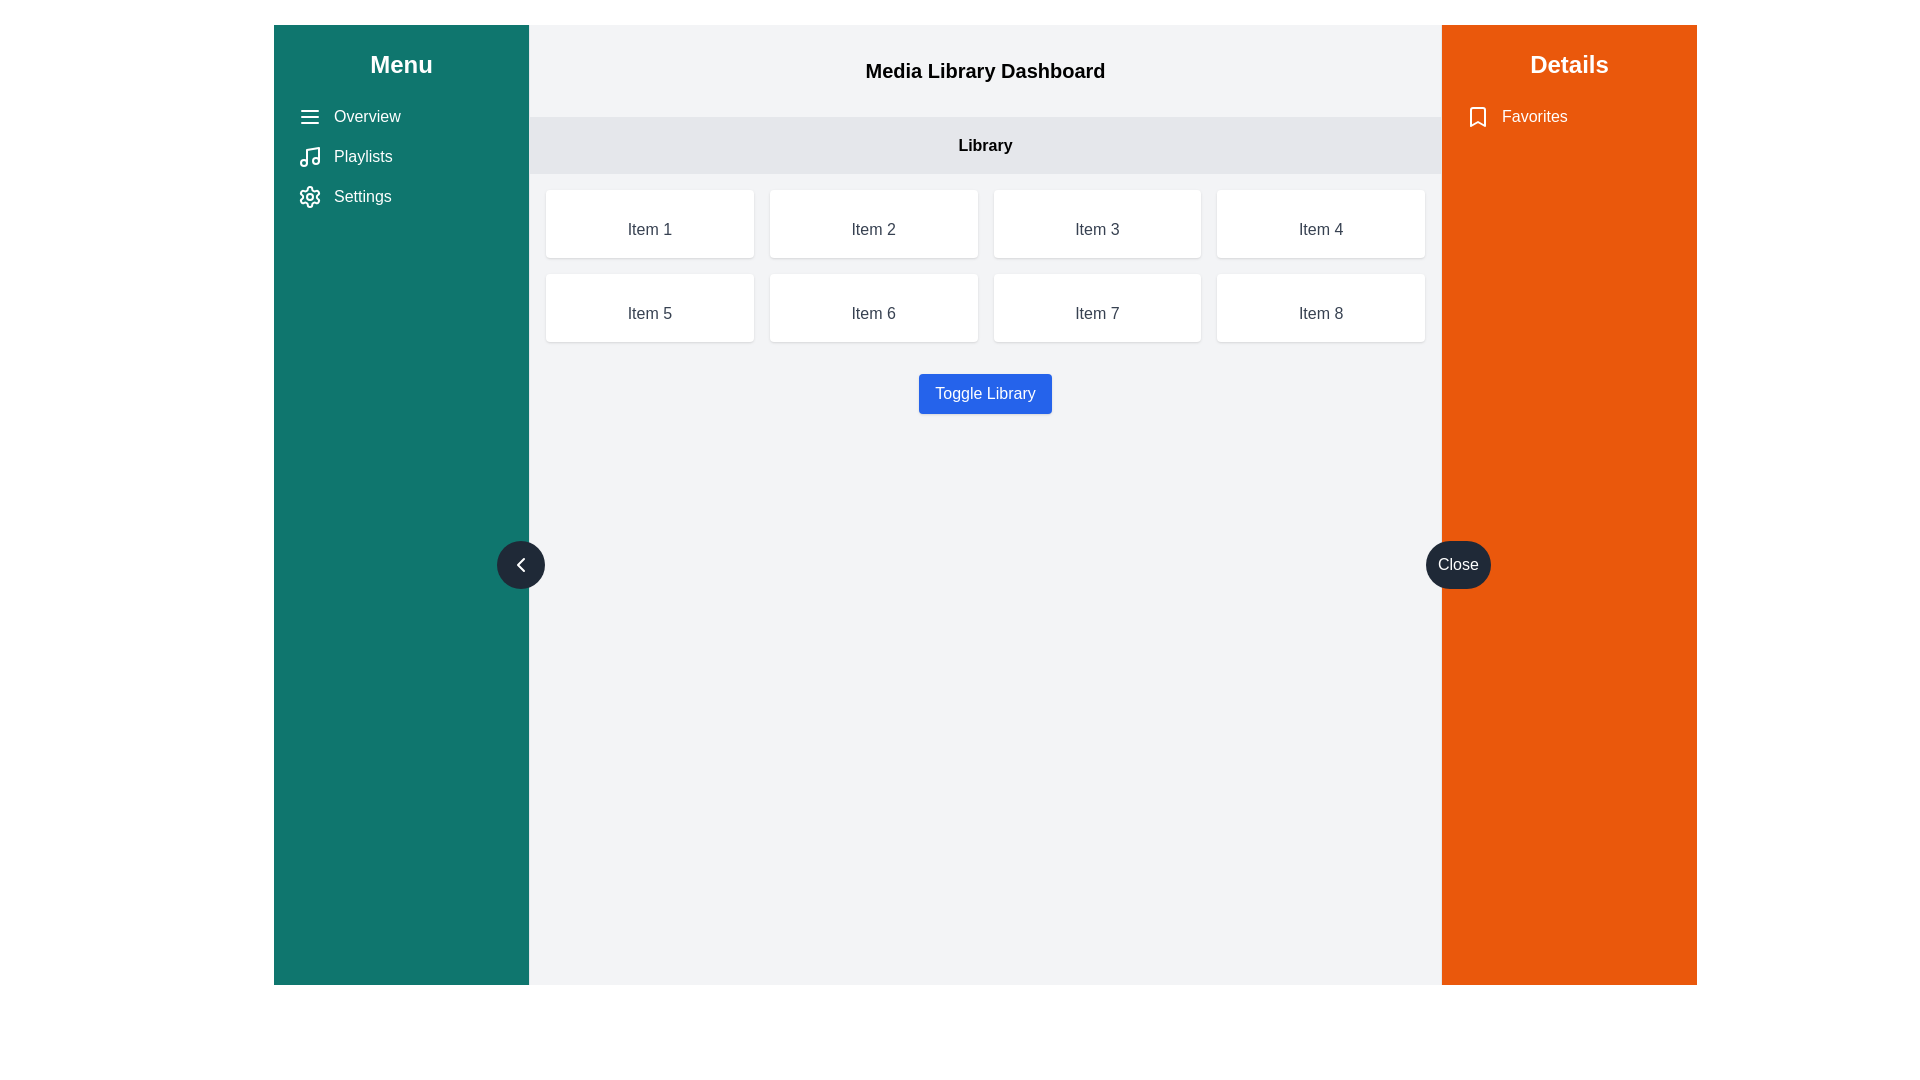 This screenshot has width=1920, height=1080. I want to click on the card located in the second row, fourth column of the grid layout, which serves as a navigable placeholder for an item, so click(1321, 223).